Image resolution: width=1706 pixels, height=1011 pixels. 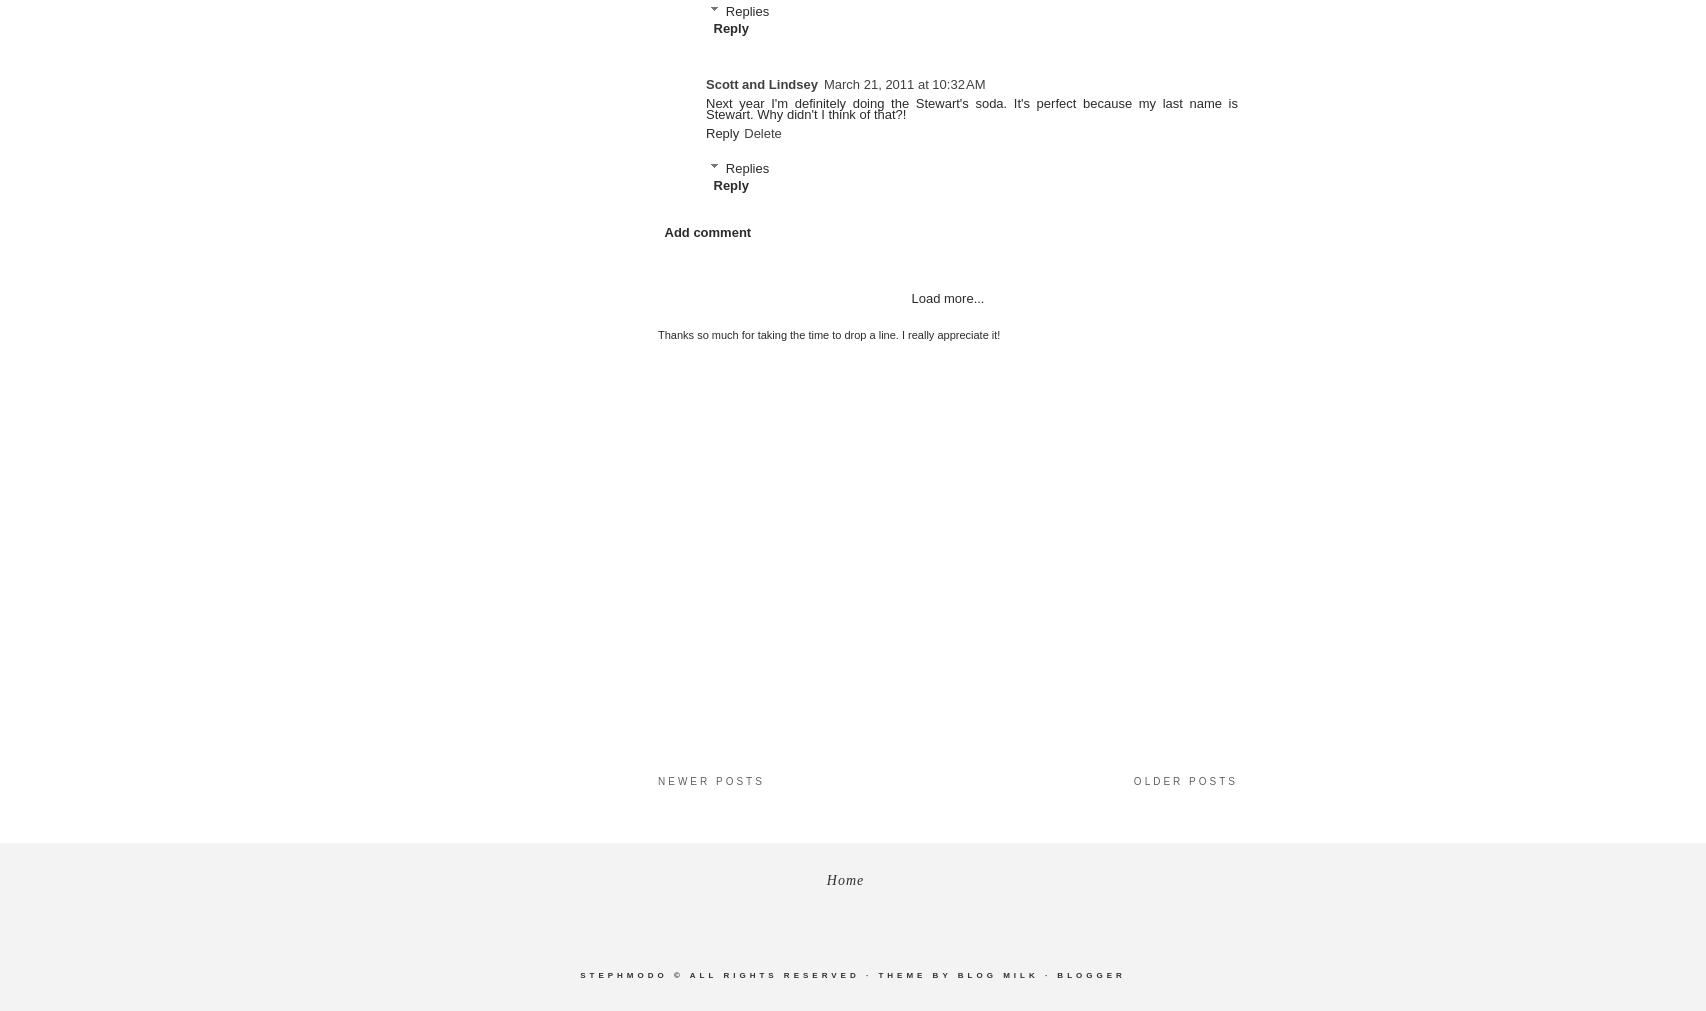 What do you see at coordinates (1044, 975) in the screenshot?
I see `'· Blogger'` at bounding box center [1044, 975].